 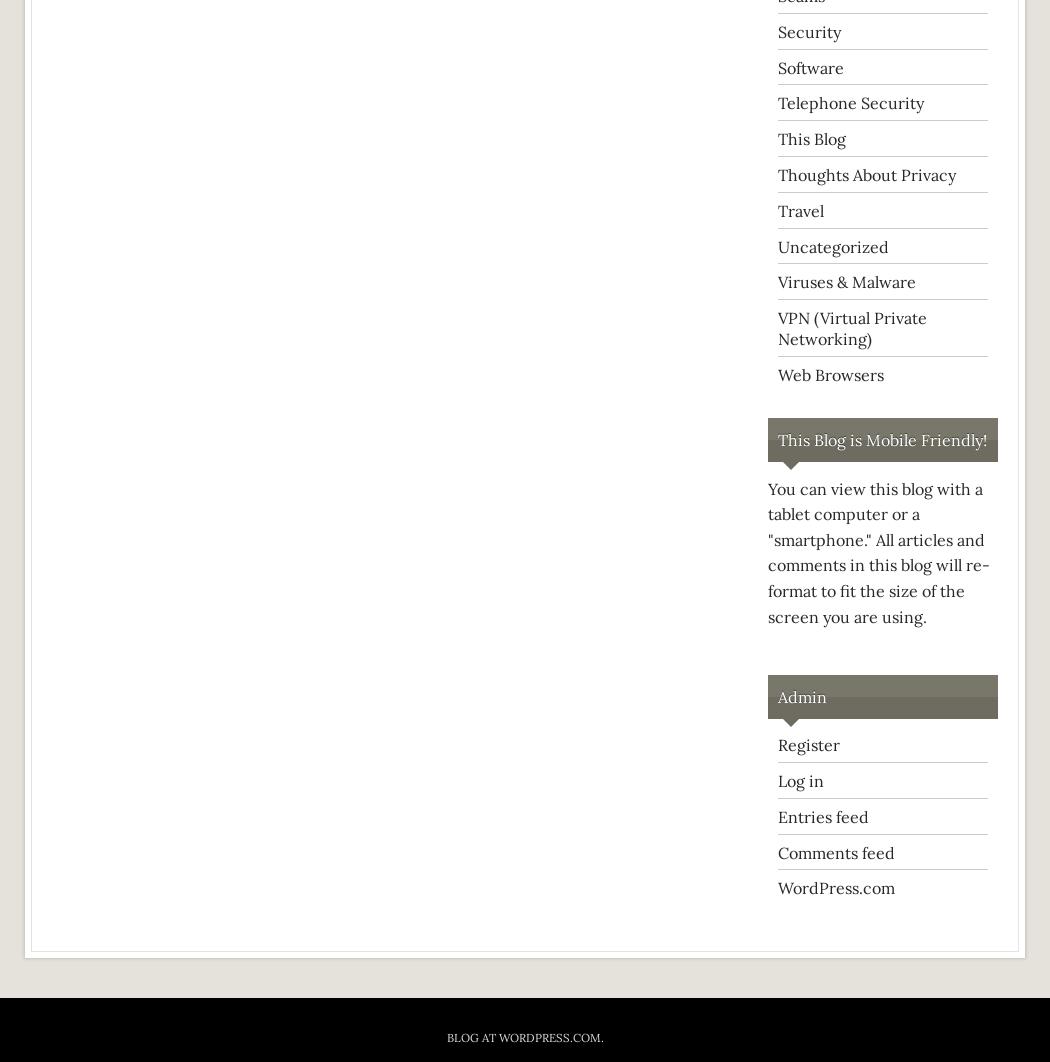 I want to click on 'Log in', so click(x=800, y=780).